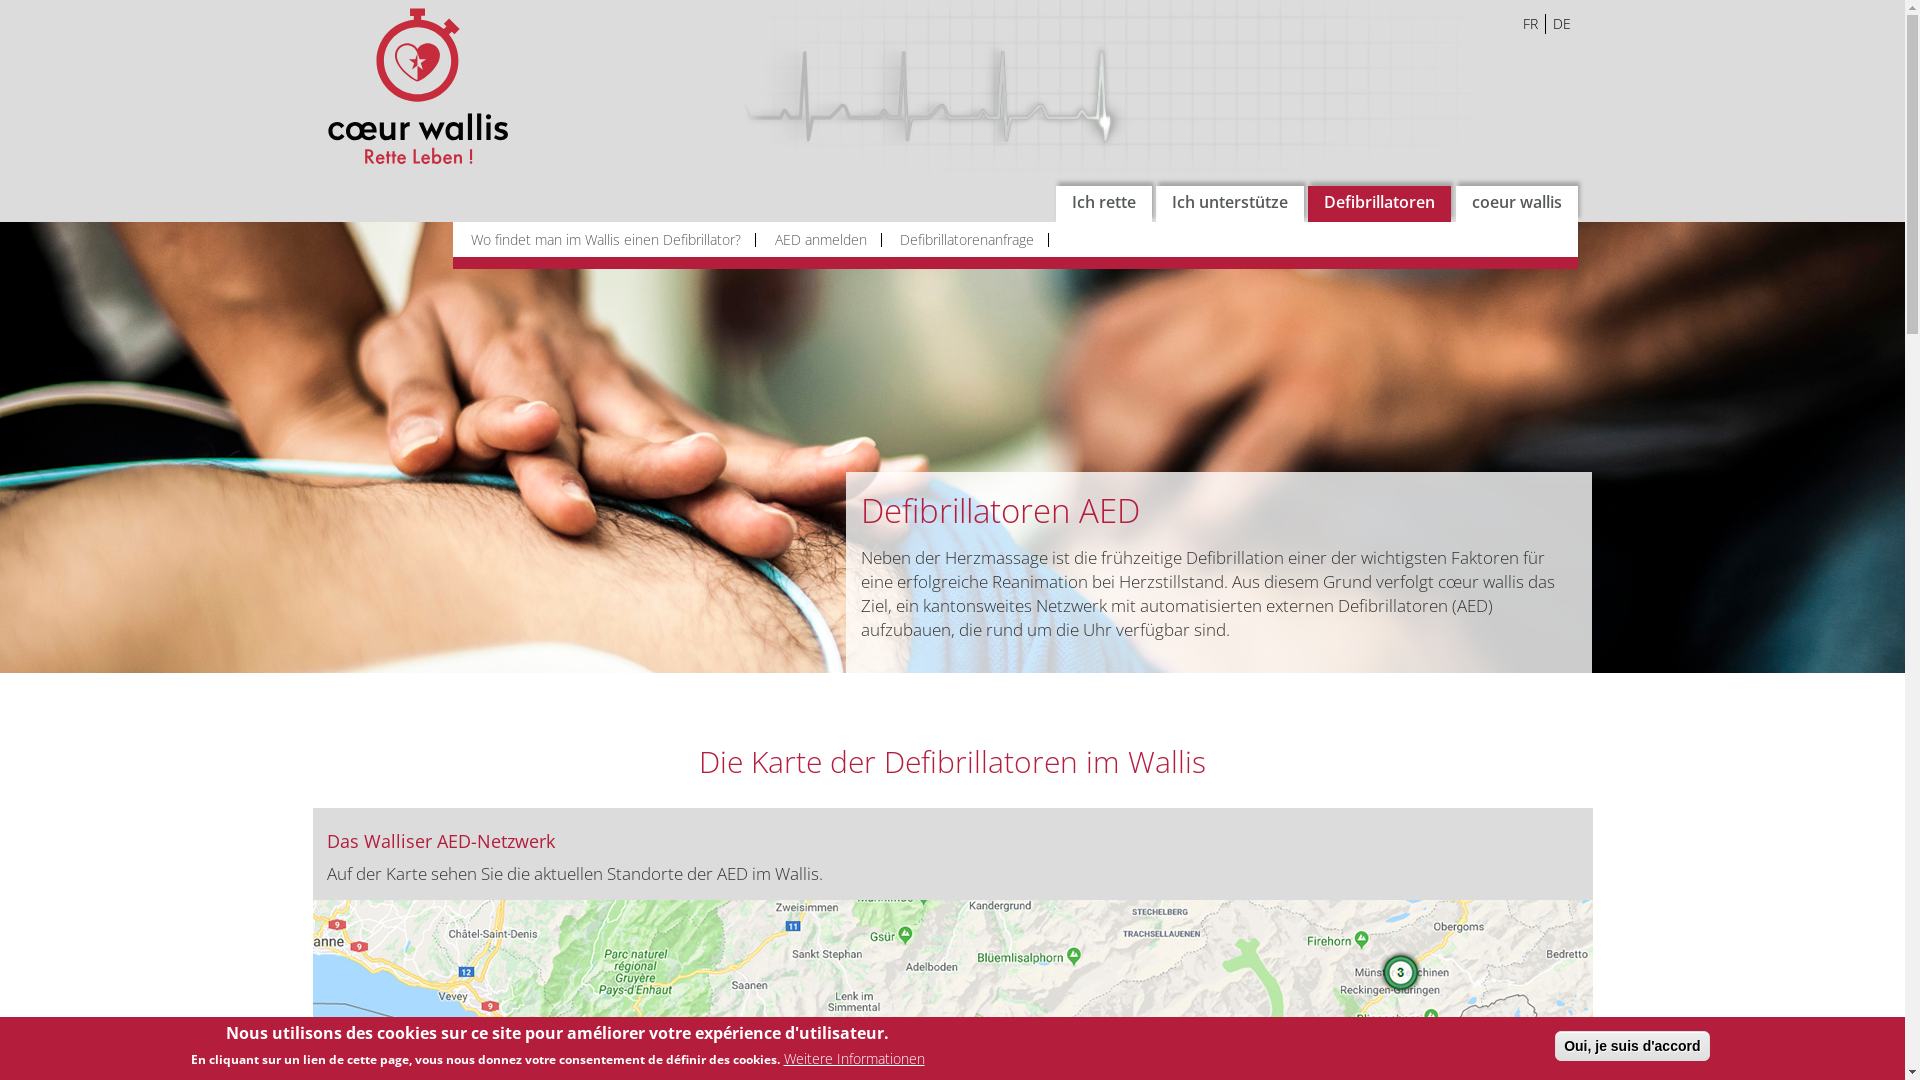 Image resolution: width=1920 pixels, height=1080 pixels. Describe the element at coordinates (0, 0) in the screenshot. I see `'Direkt zum Inhalt'` at that location.